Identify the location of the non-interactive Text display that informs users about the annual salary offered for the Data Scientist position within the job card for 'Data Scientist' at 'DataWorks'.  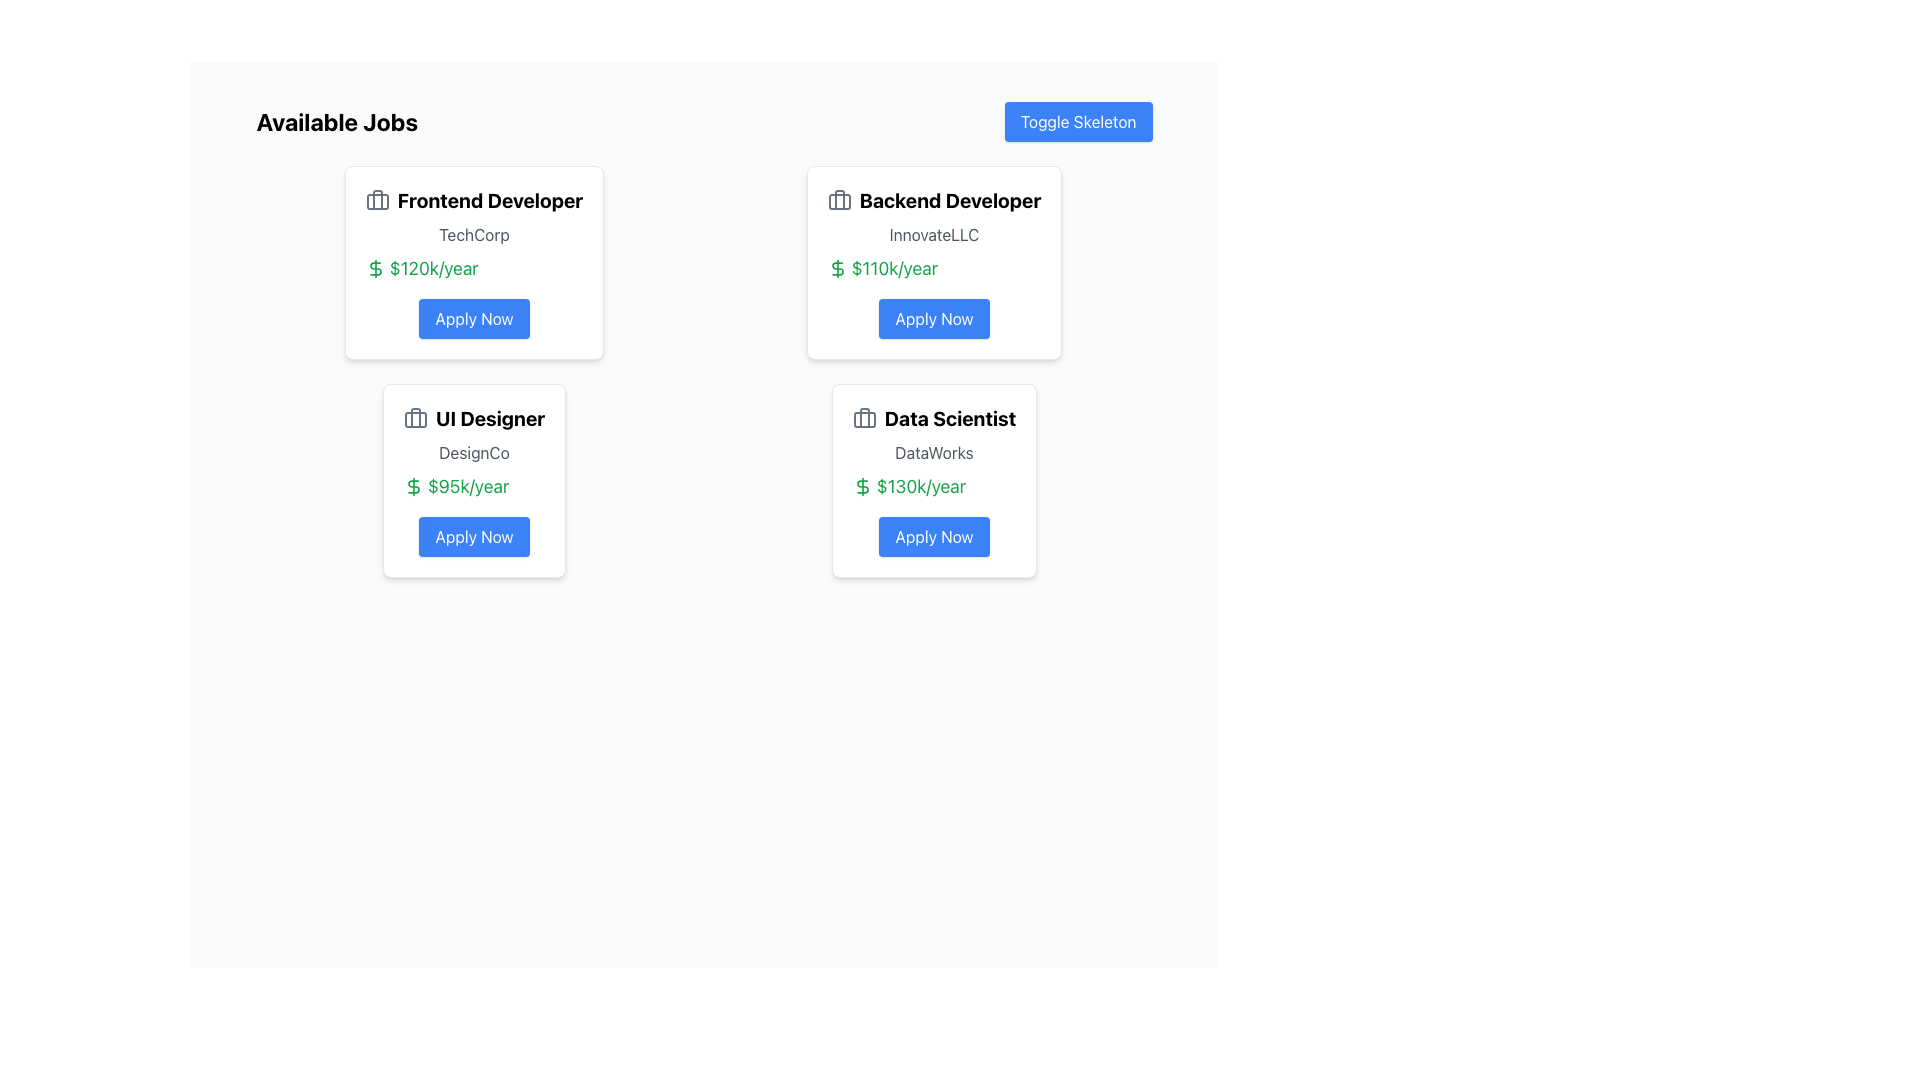
(933, 486).